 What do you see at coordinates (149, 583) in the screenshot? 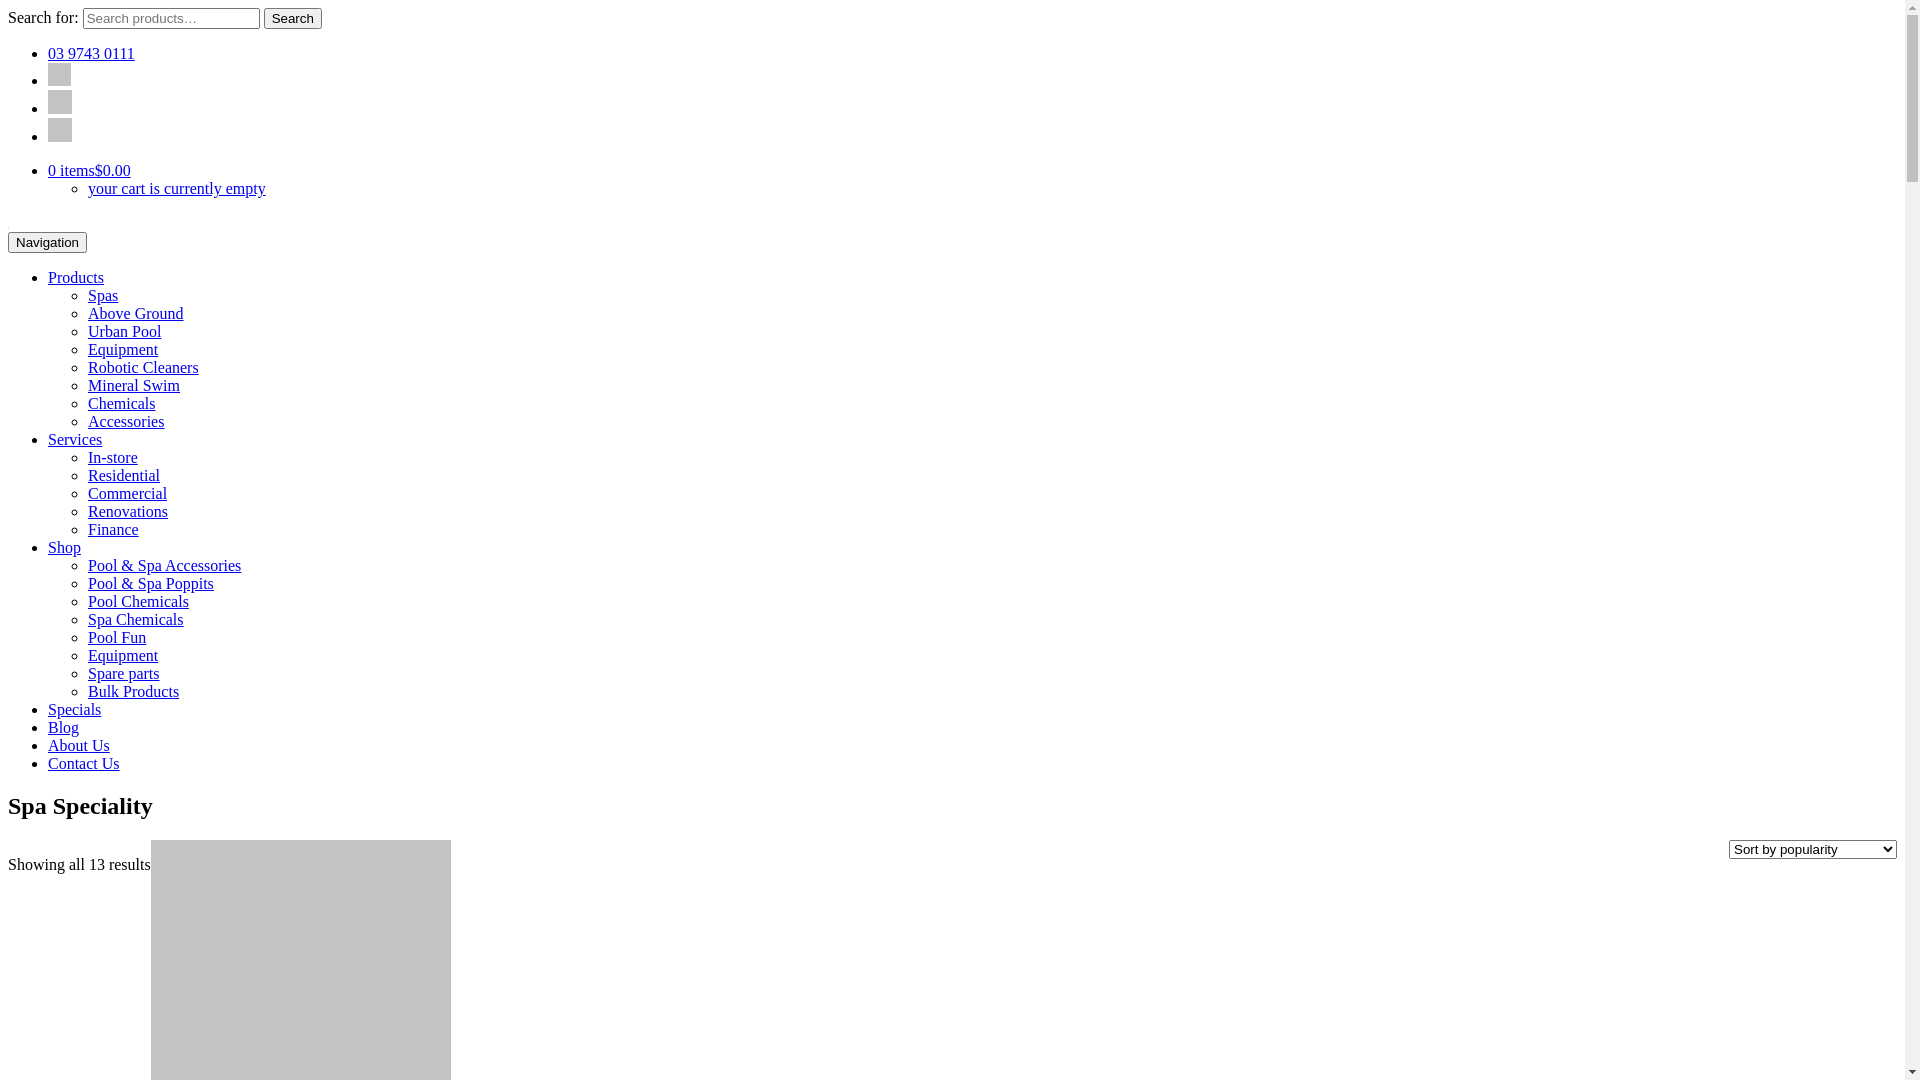
I see `'Pool & Spa Poppits'` at bounding box center [149, 583].